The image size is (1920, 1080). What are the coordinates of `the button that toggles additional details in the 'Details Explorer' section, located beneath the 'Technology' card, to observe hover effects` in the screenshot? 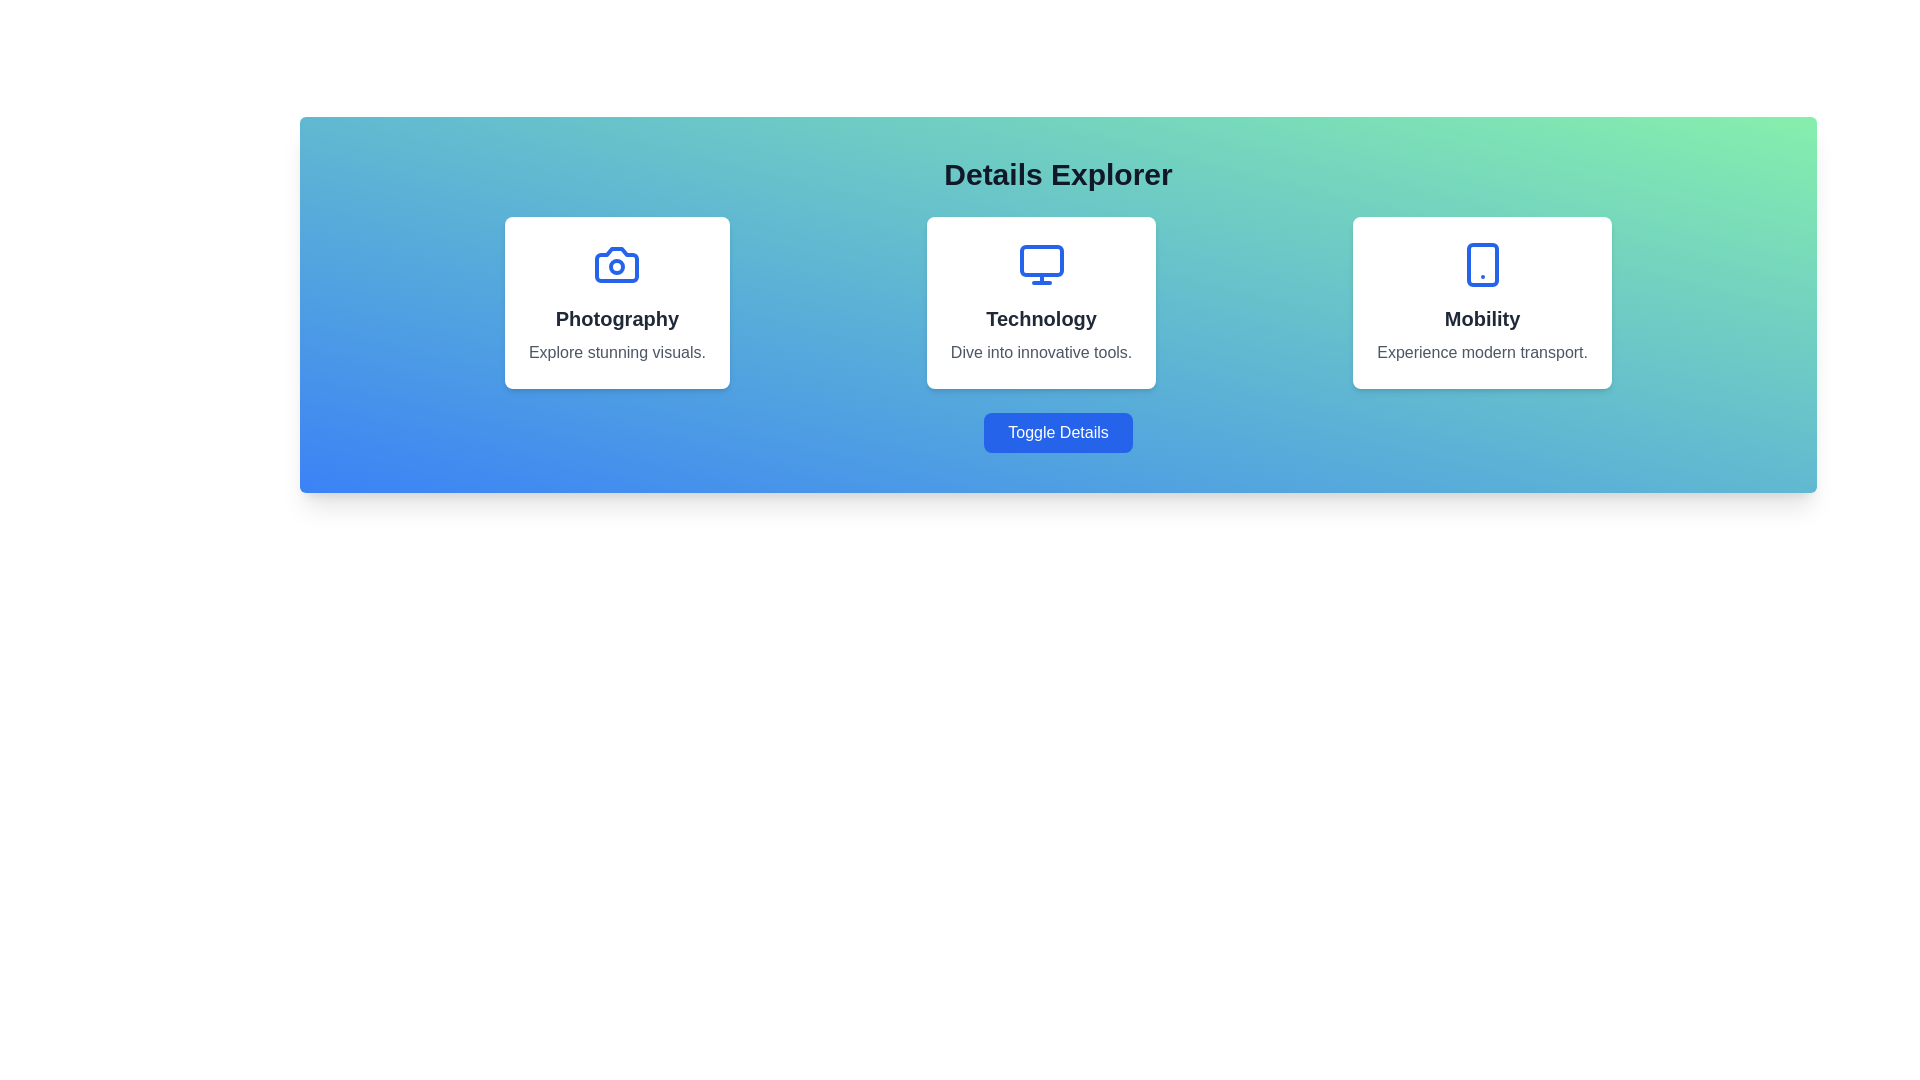 It's located at (1057, 431).